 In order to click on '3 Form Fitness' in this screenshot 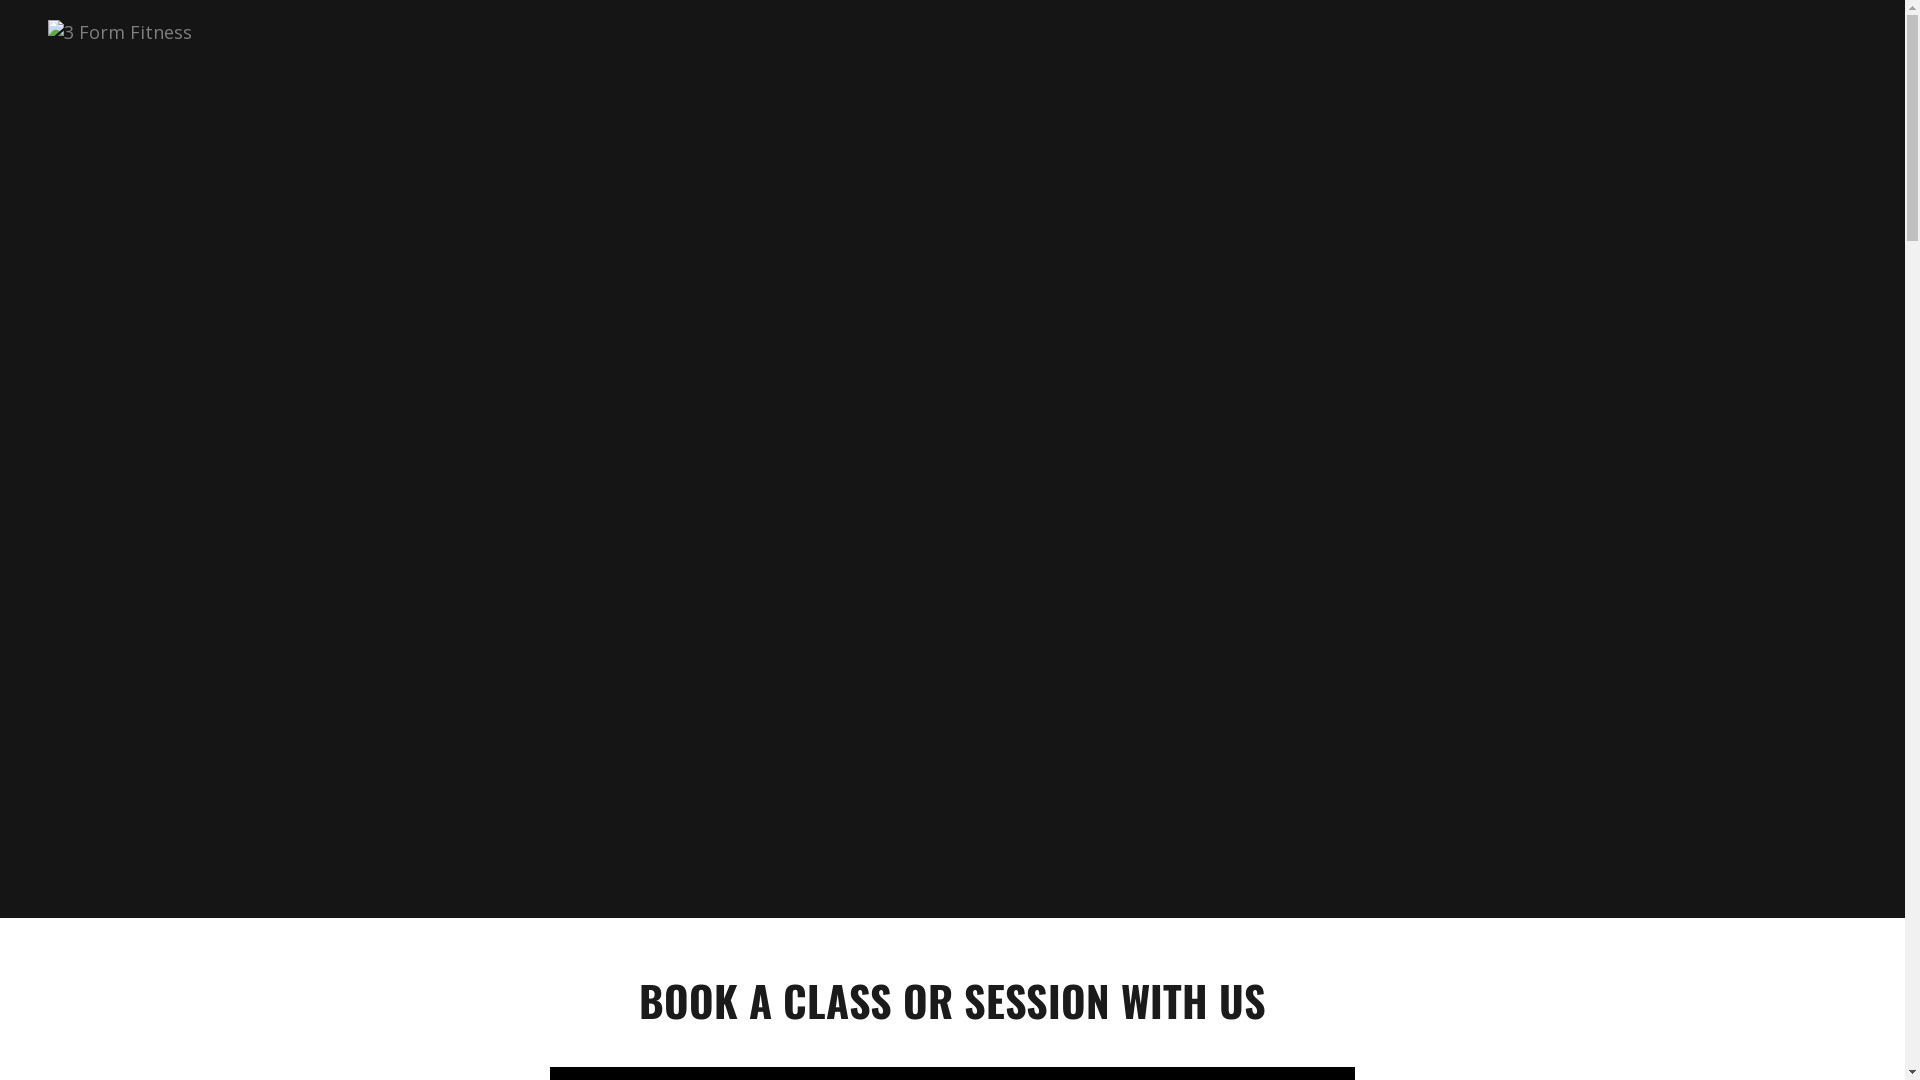, I will do `click(119, 29)`.